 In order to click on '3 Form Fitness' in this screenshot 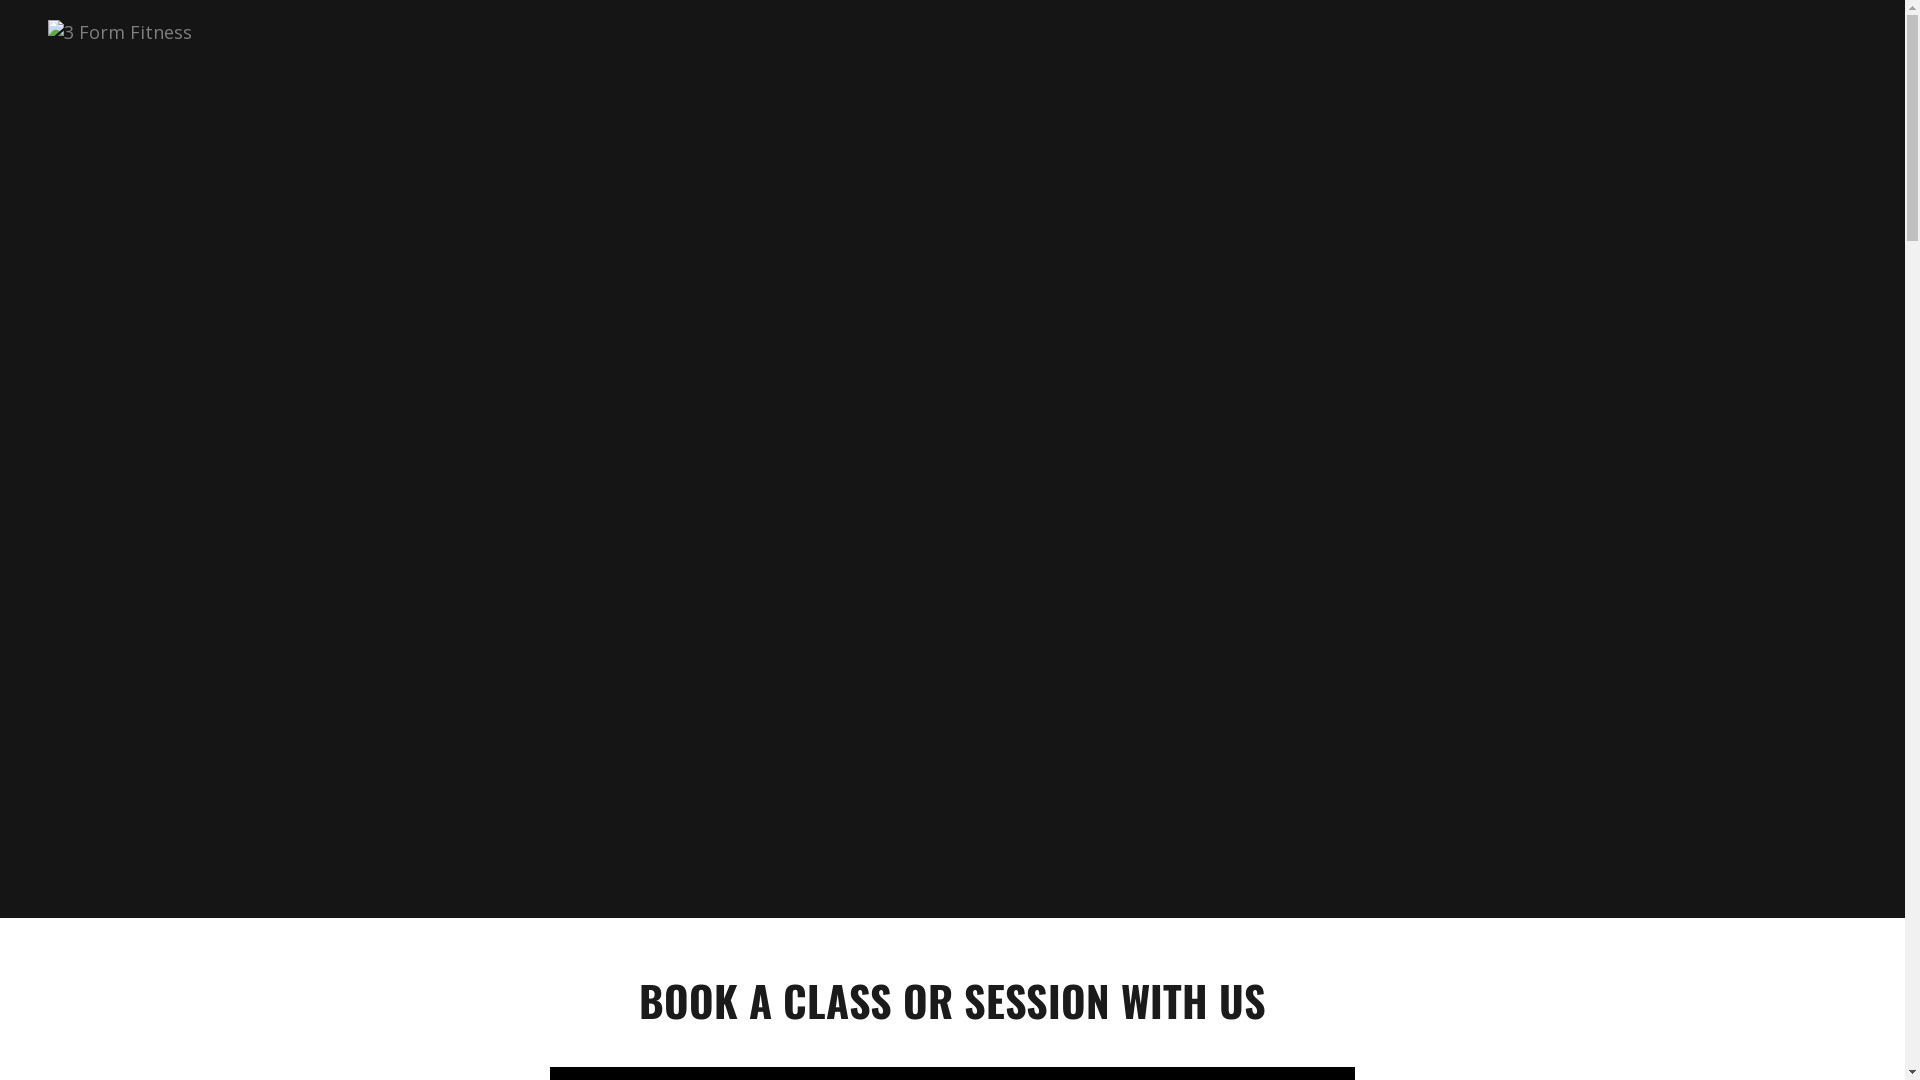, I will do `click(119, 29)`.